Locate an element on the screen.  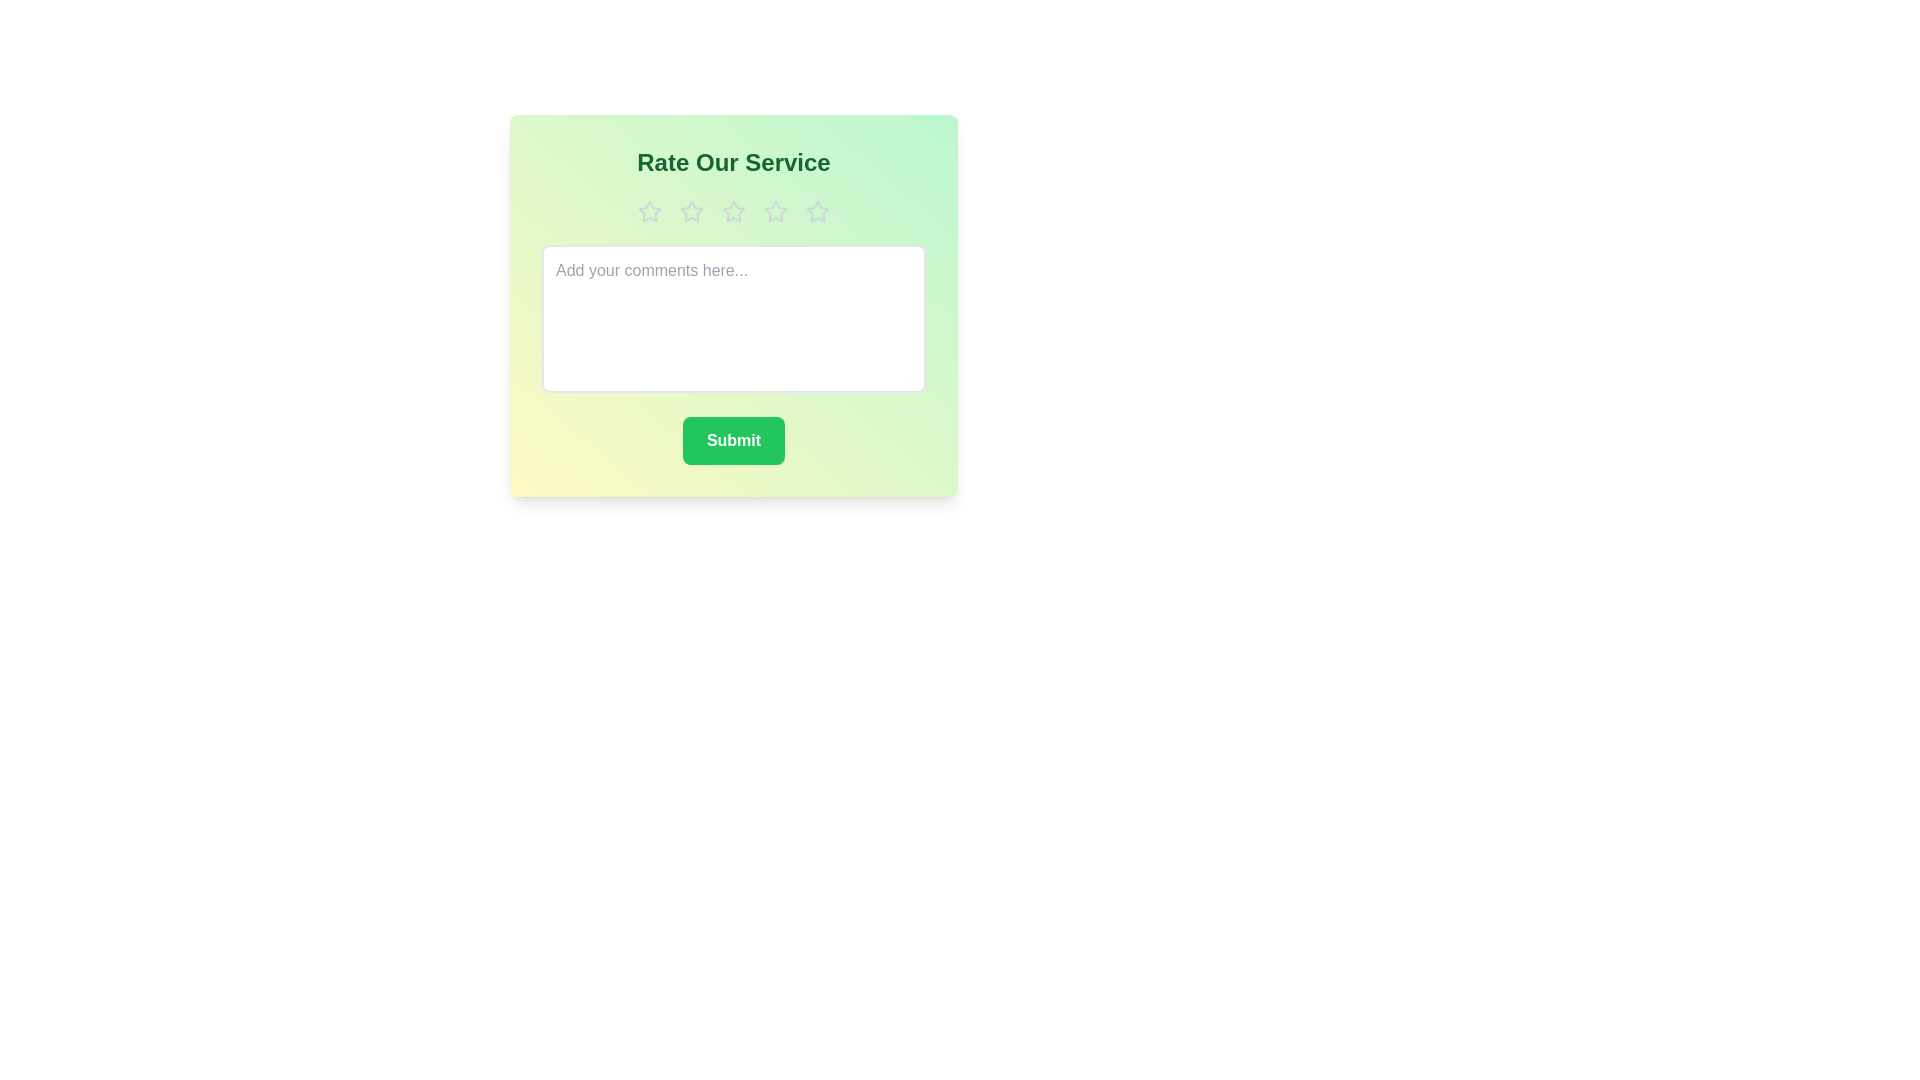
the star representing the rating 5 is located at coordinates (817, 212).